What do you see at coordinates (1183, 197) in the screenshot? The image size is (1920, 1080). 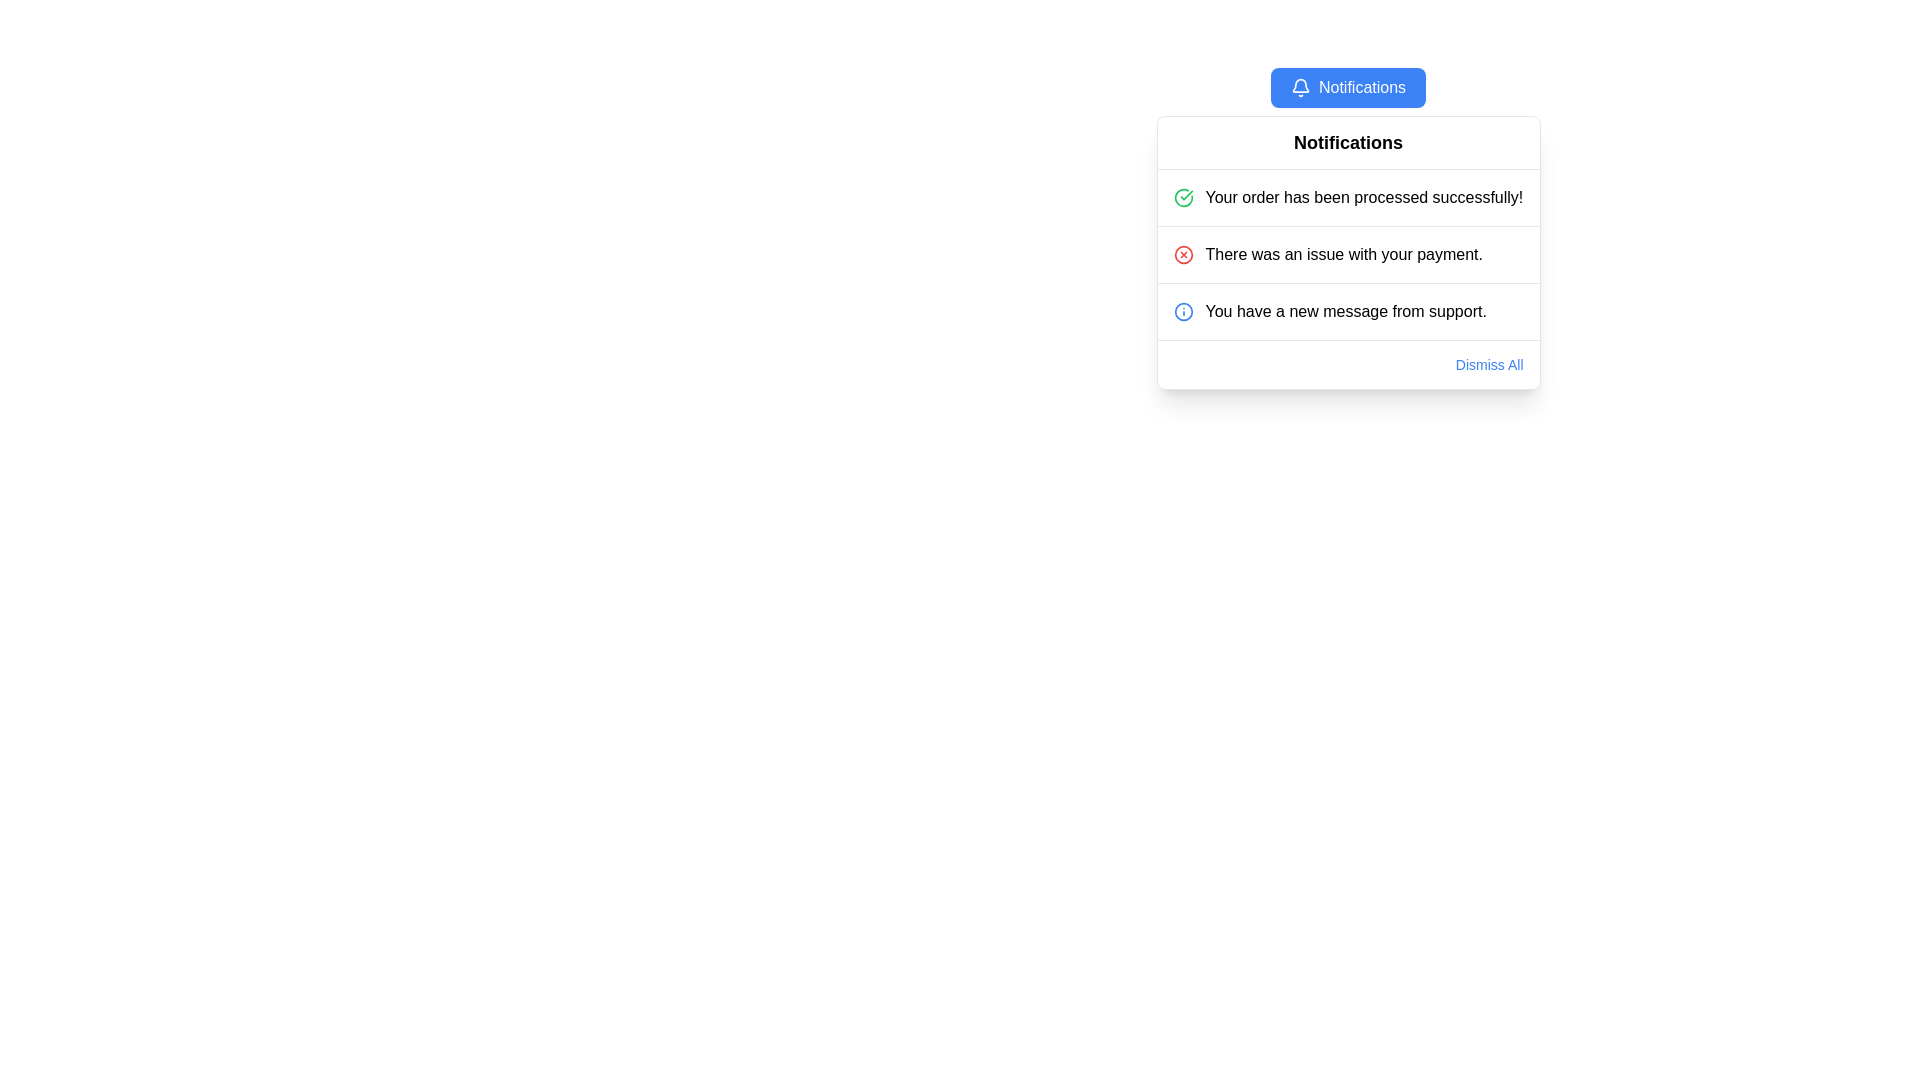 I see `the circular success notification icon with a green checkmark, located to the left of the message 'Your order has been processed successfully!'` at bounding box center [1183, 197].